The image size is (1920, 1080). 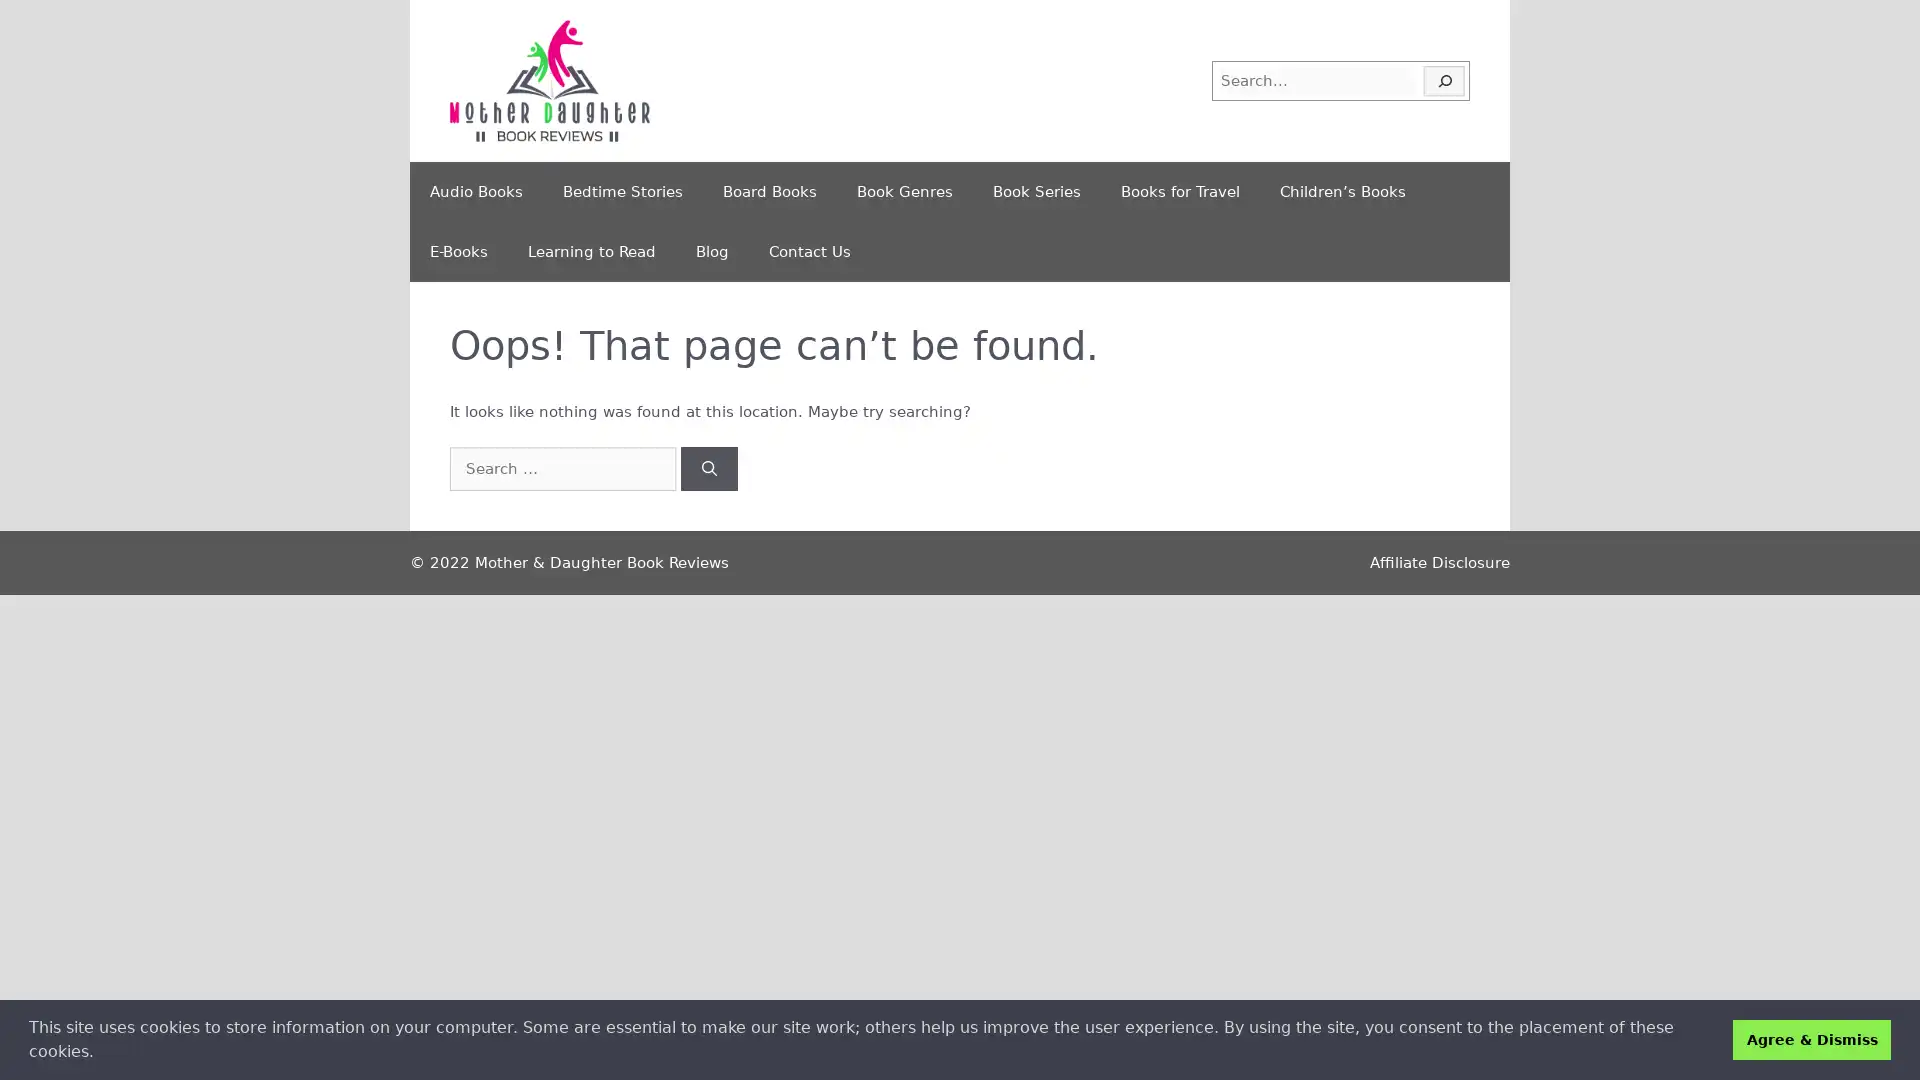 What do you see at coordinates (709, 468) in the screenshot?
I see `Search` at bounding box center [709, 468].